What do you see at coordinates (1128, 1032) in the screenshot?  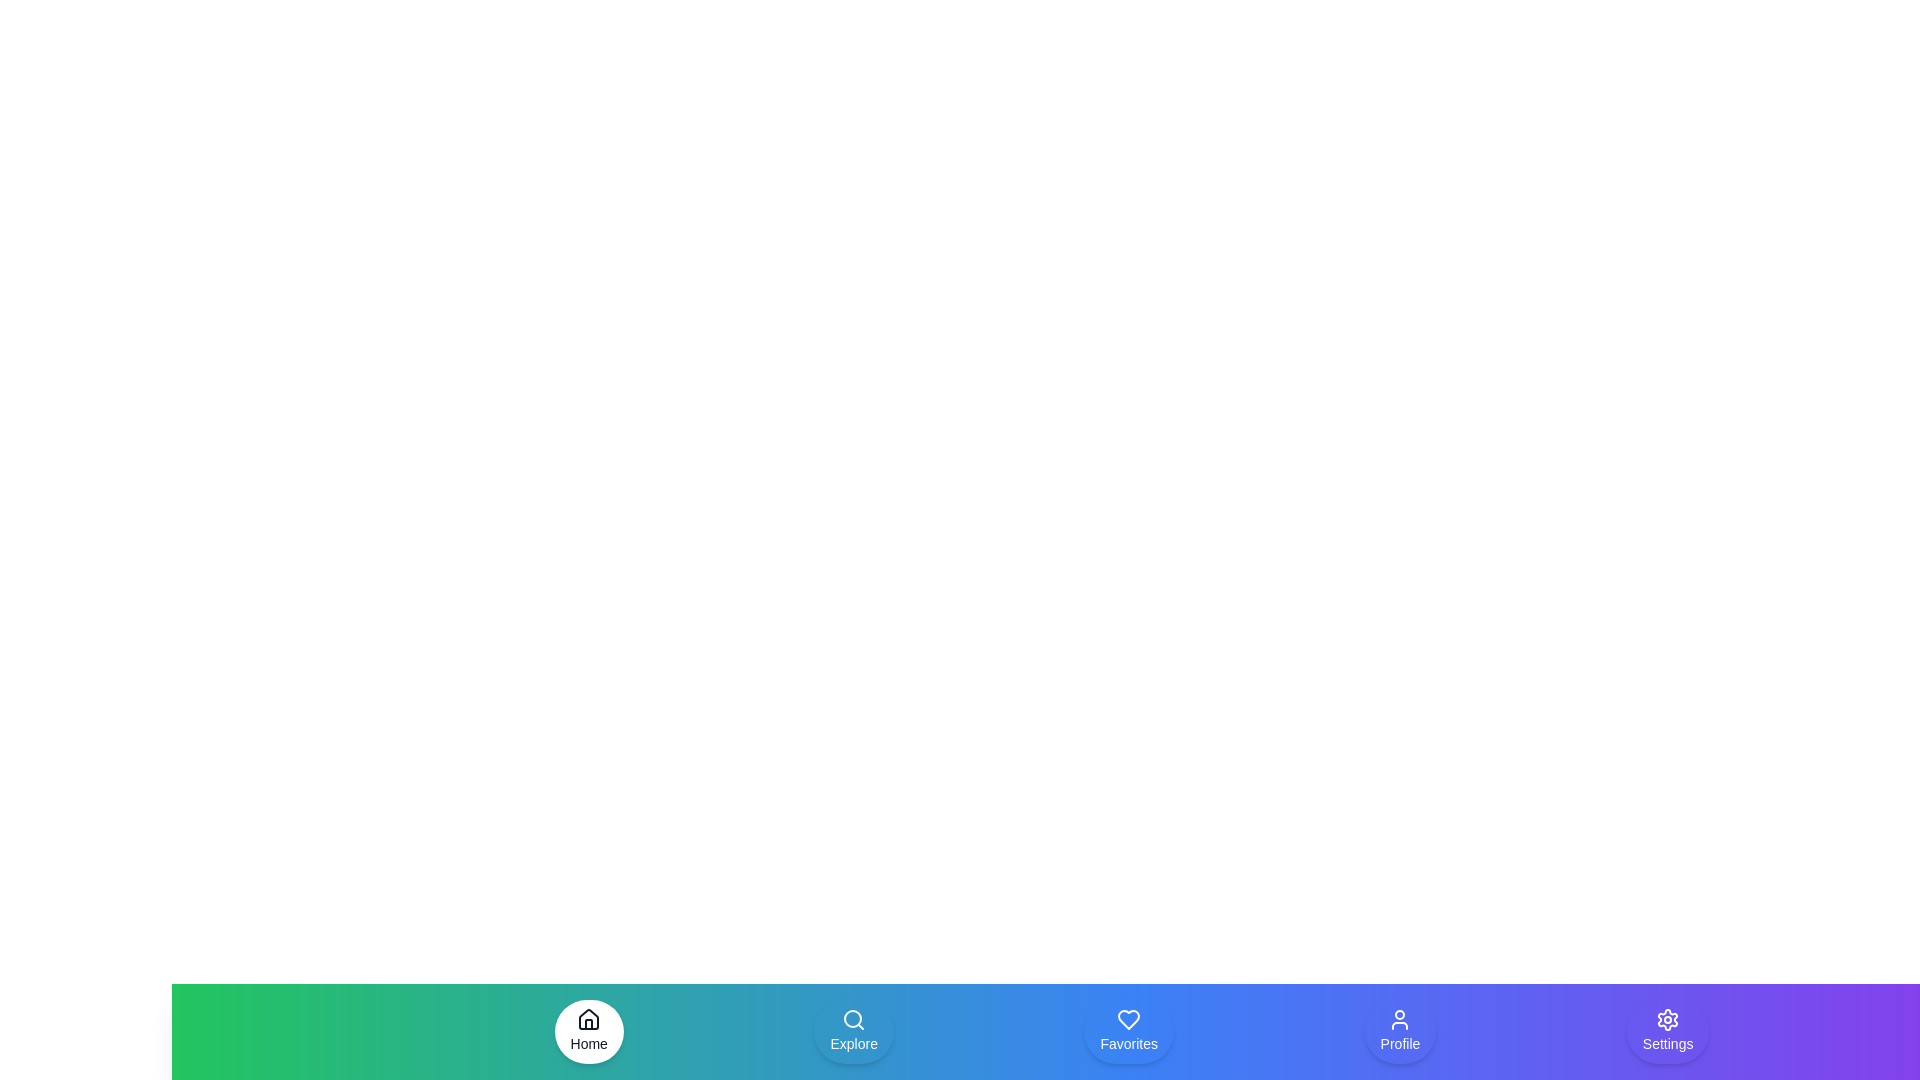 I see `the button labeled Favorites to observe its visual state change` at bounding box center [1128, 1032].